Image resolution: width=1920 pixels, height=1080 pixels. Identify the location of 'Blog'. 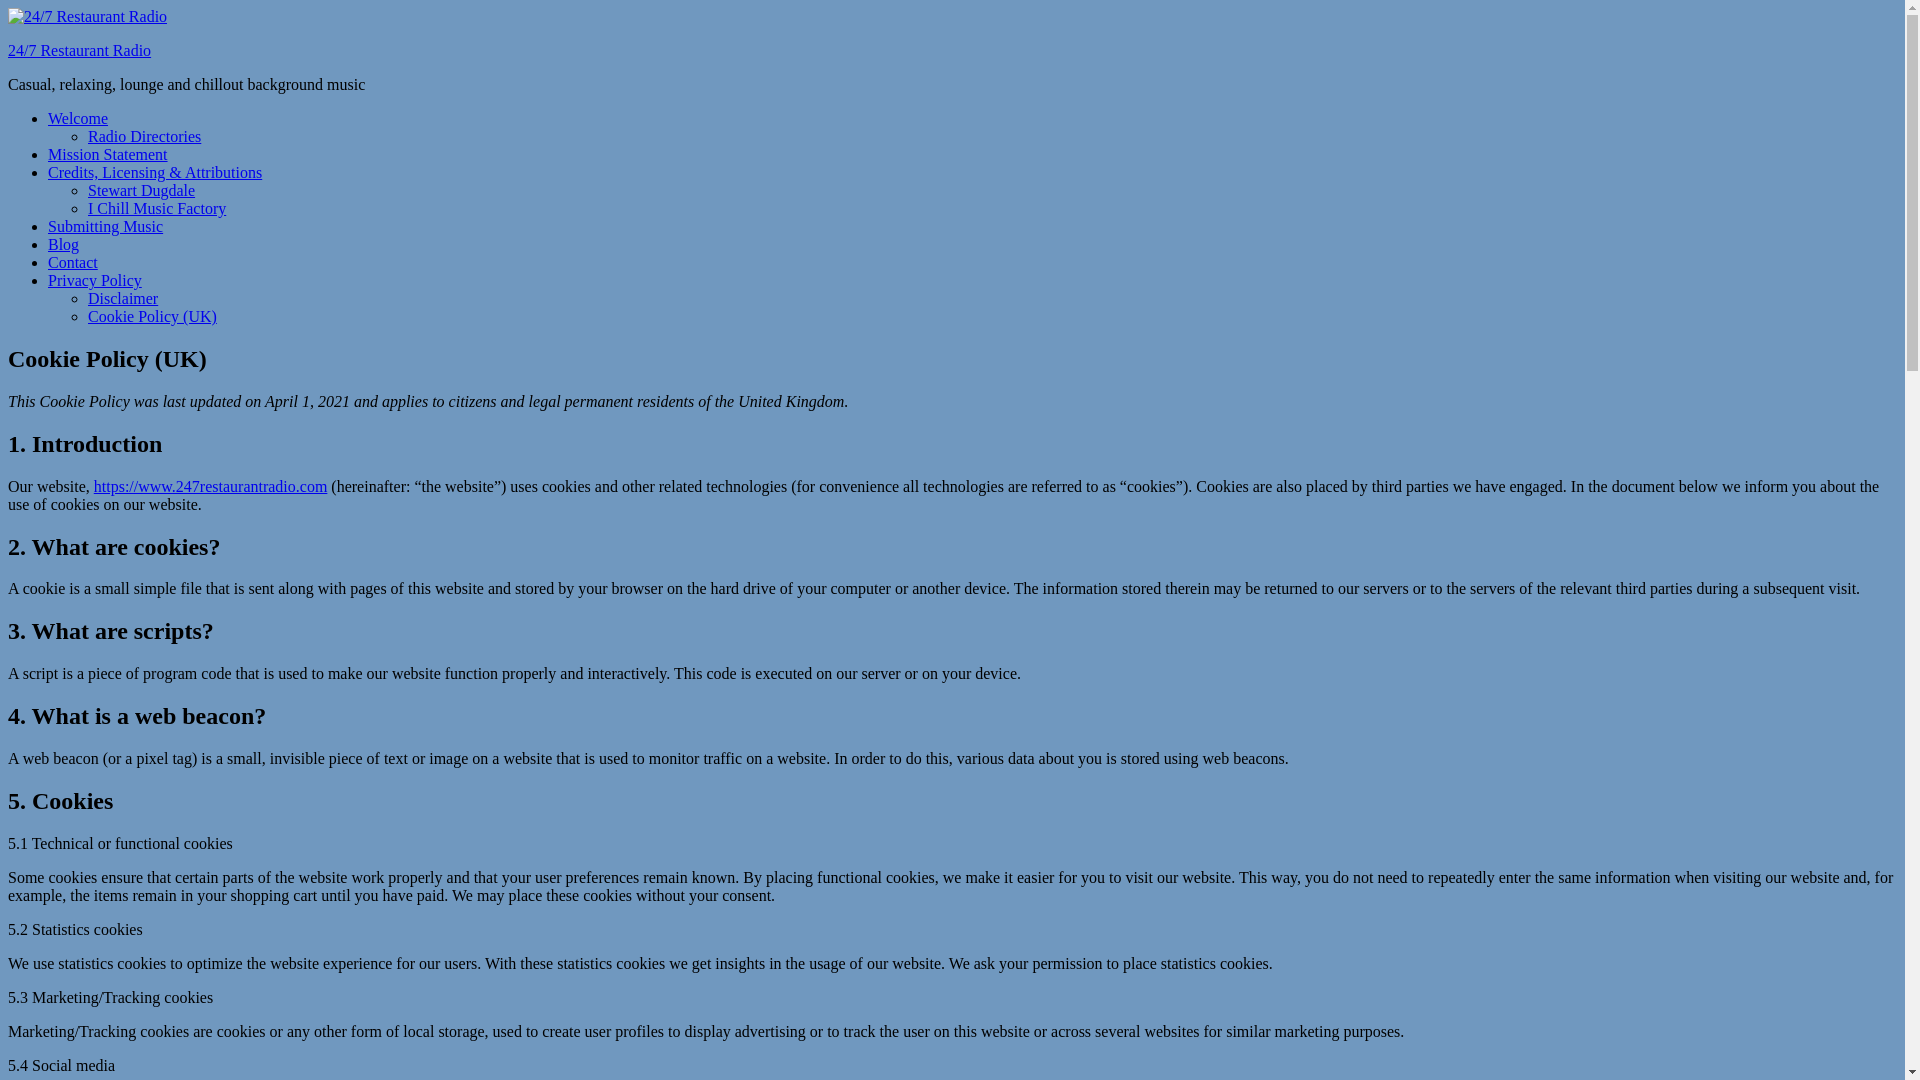
(63, 243).